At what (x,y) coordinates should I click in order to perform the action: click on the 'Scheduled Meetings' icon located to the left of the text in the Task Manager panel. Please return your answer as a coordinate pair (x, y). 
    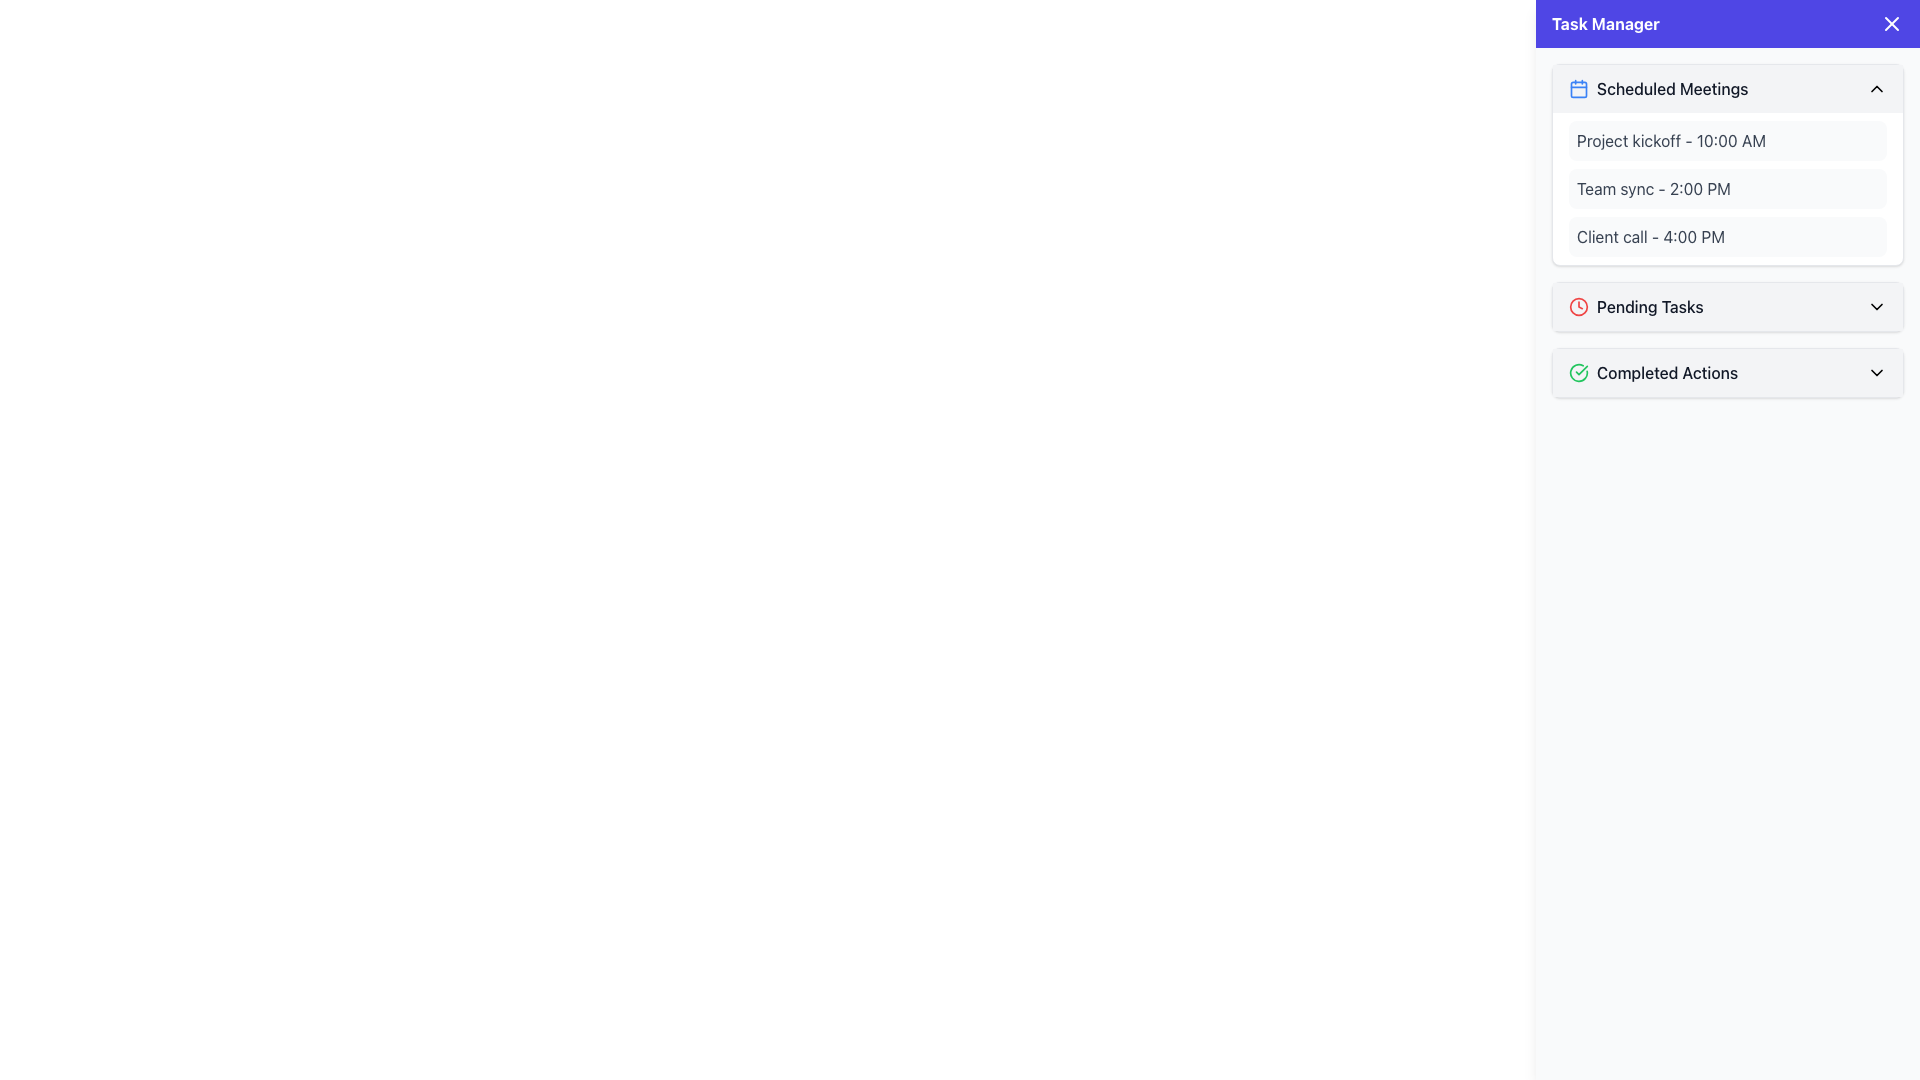
    Looking at the image, I should click on (1578, 87).